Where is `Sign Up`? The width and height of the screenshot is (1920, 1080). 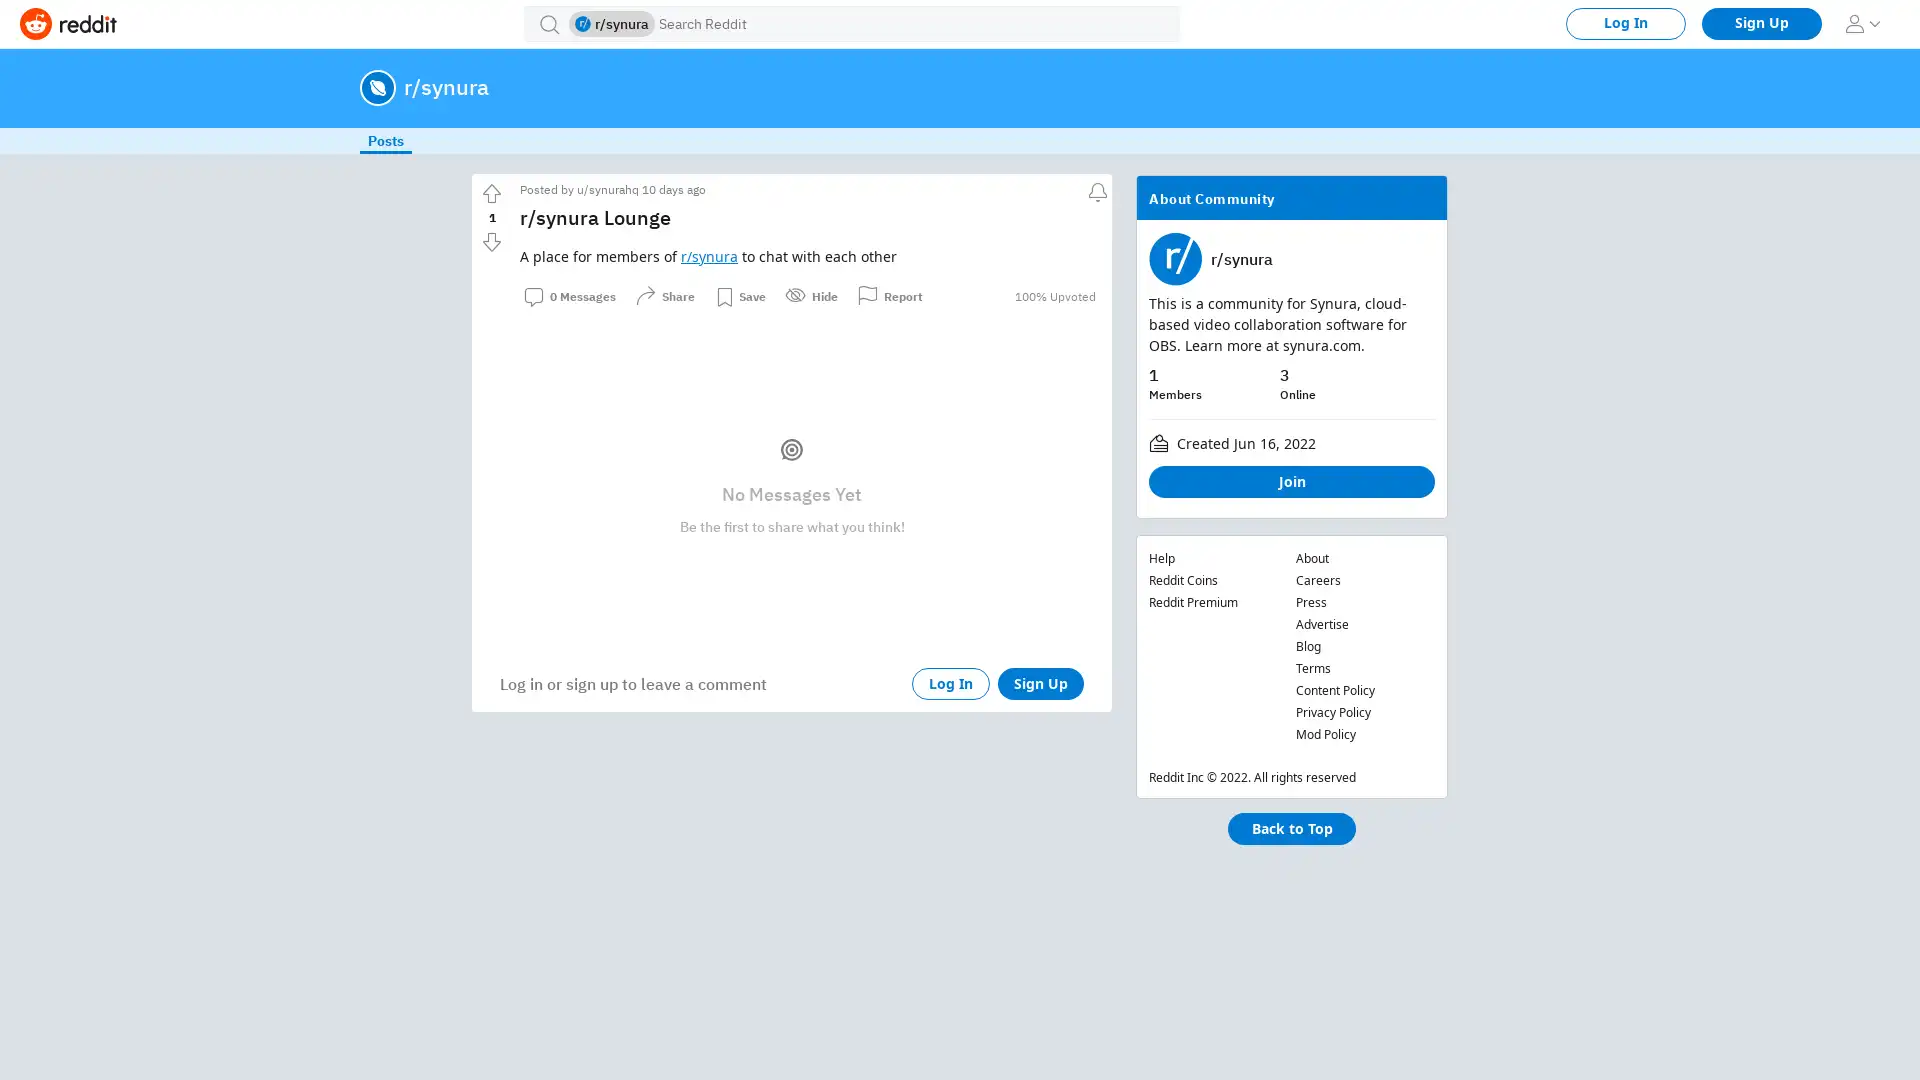
Sign Up is located at coordinates (1761, 23).